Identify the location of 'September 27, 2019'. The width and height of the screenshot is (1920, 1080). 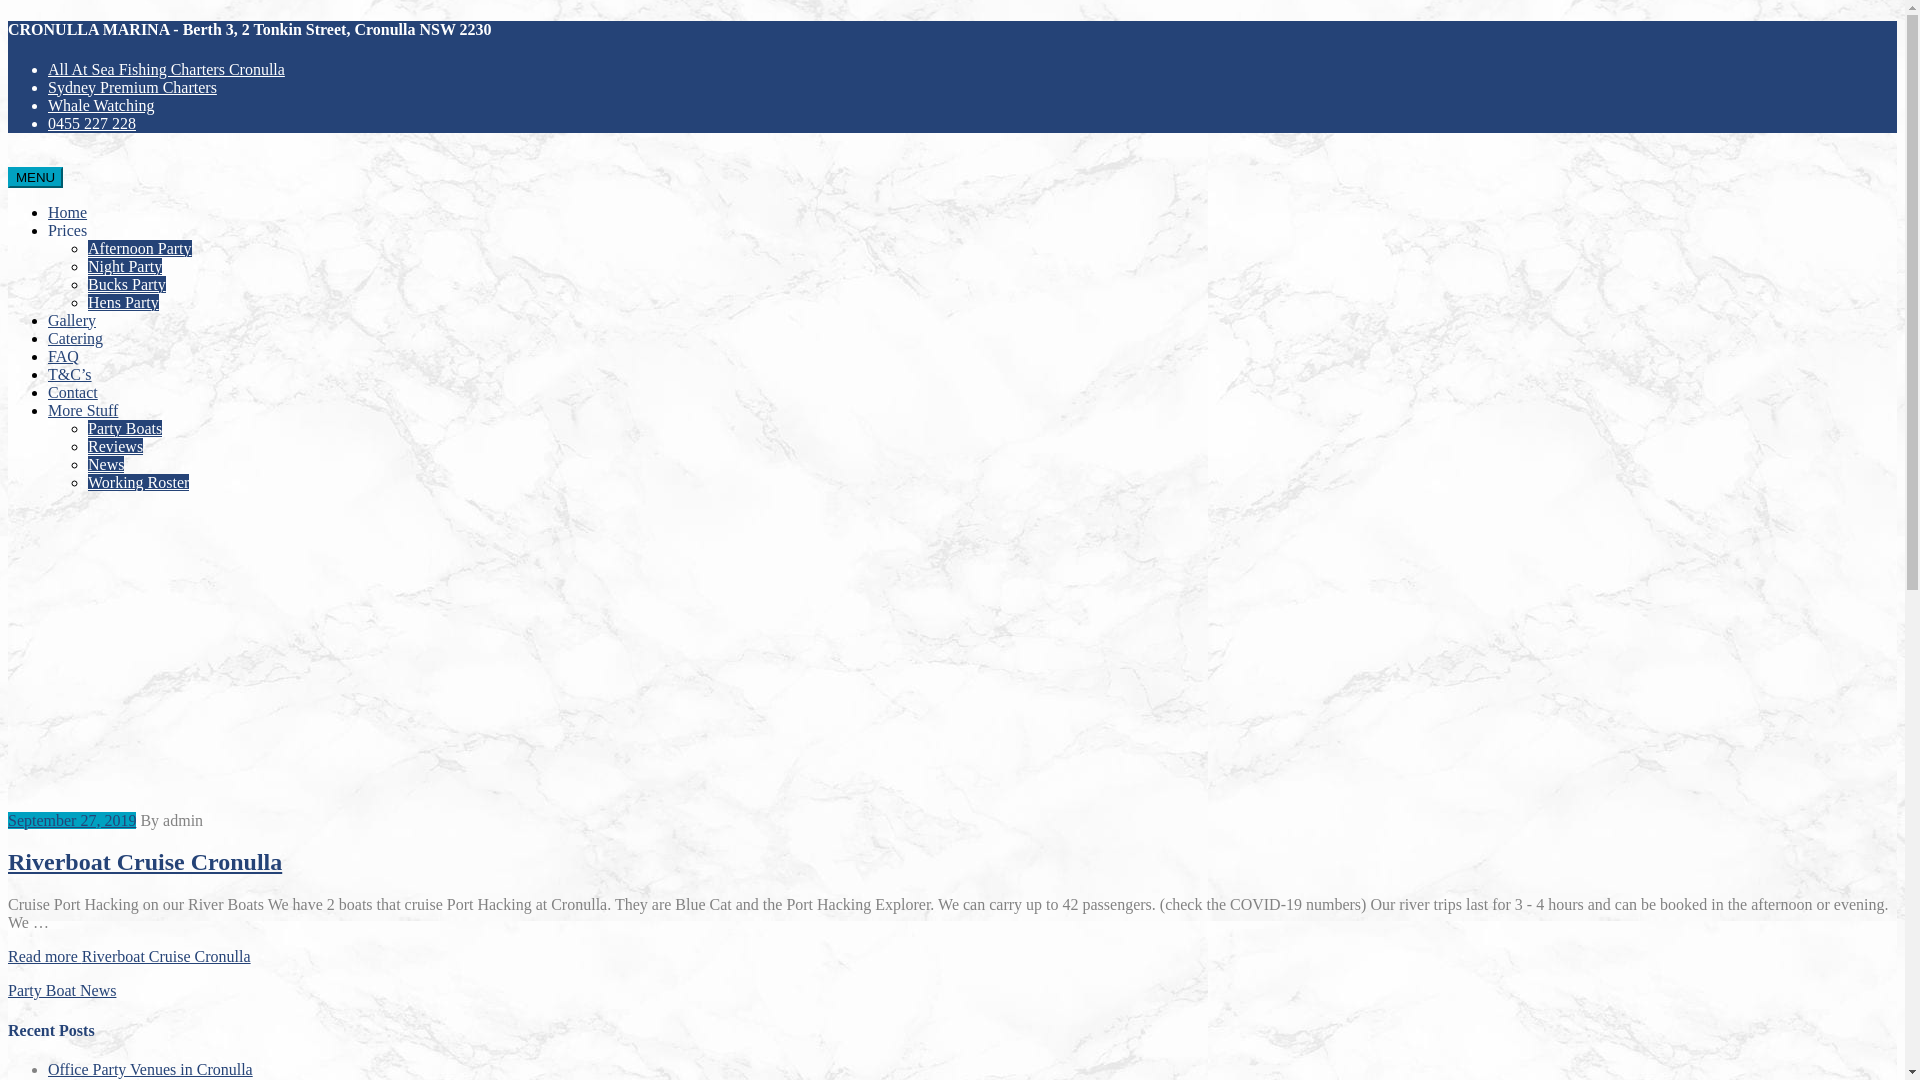
(72, 820).